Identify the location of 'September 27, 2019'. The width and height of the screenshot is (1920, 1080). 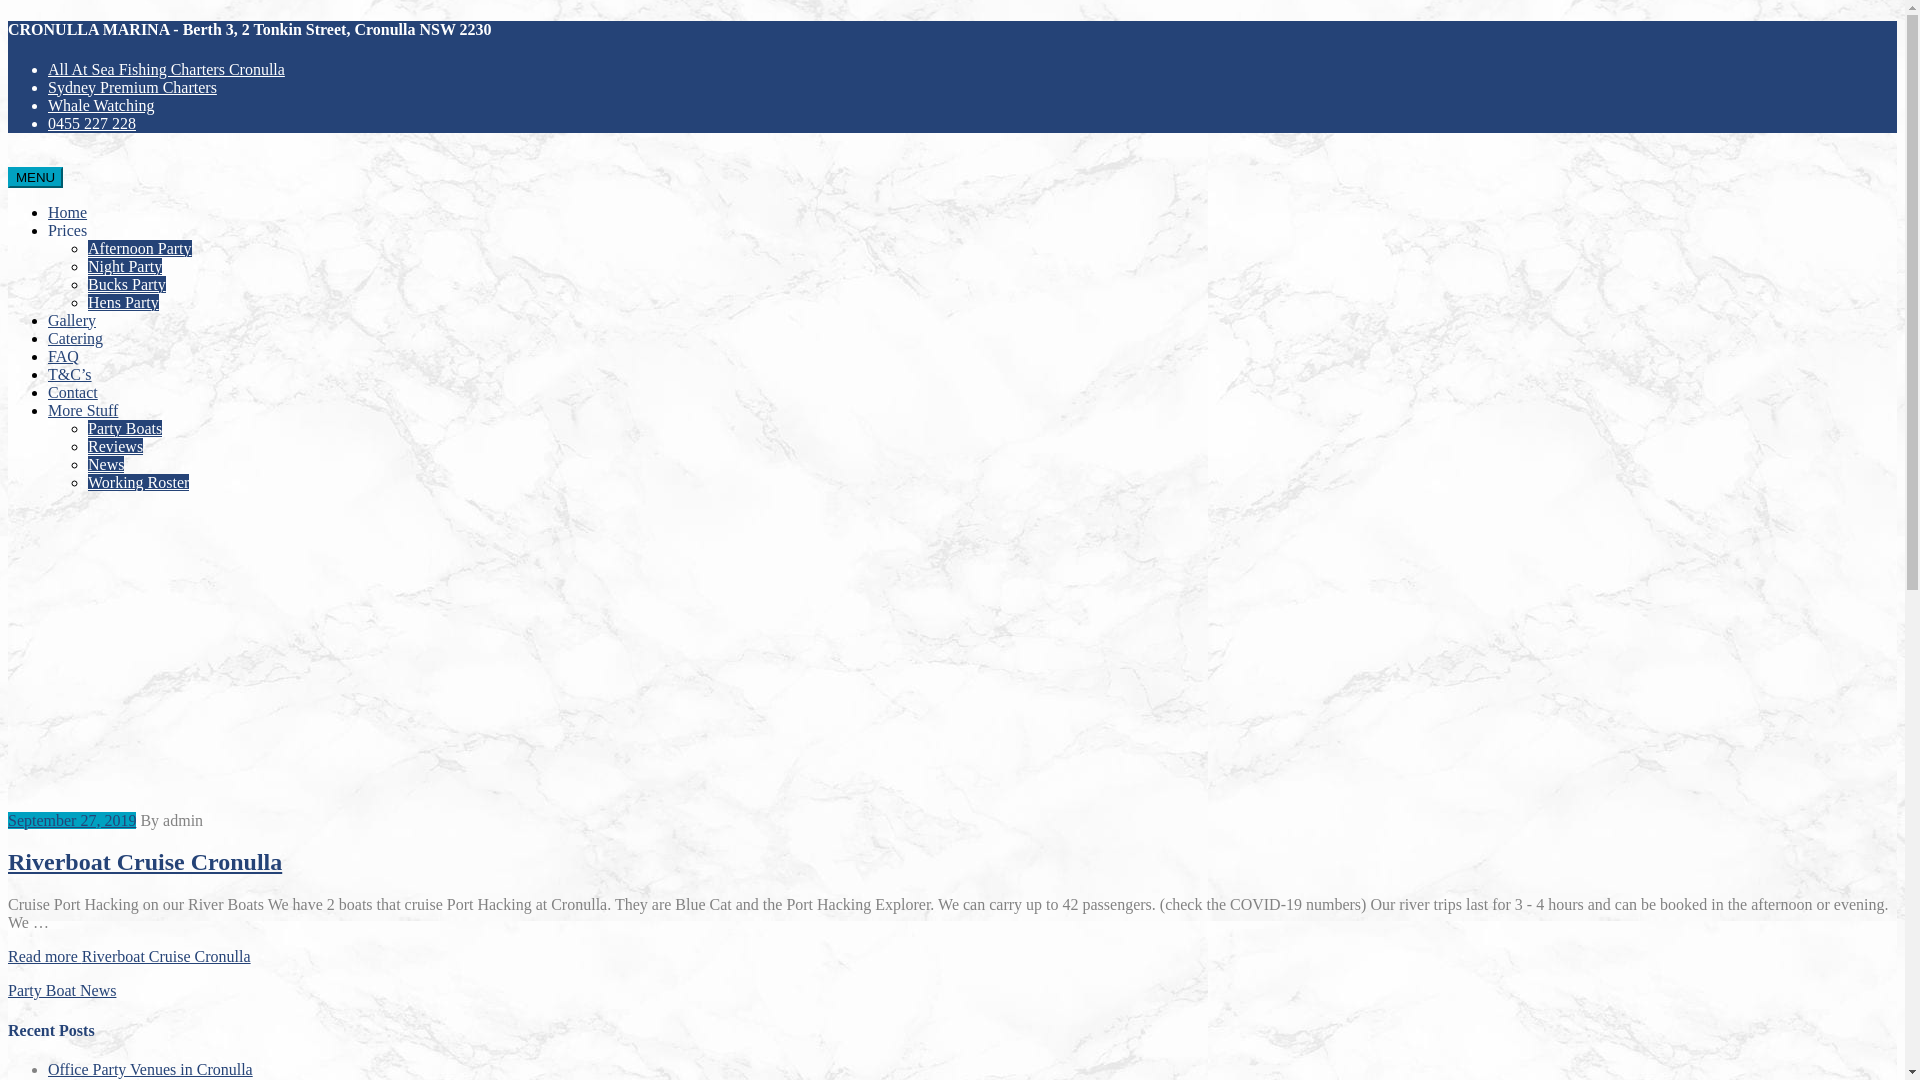
(72, 820).